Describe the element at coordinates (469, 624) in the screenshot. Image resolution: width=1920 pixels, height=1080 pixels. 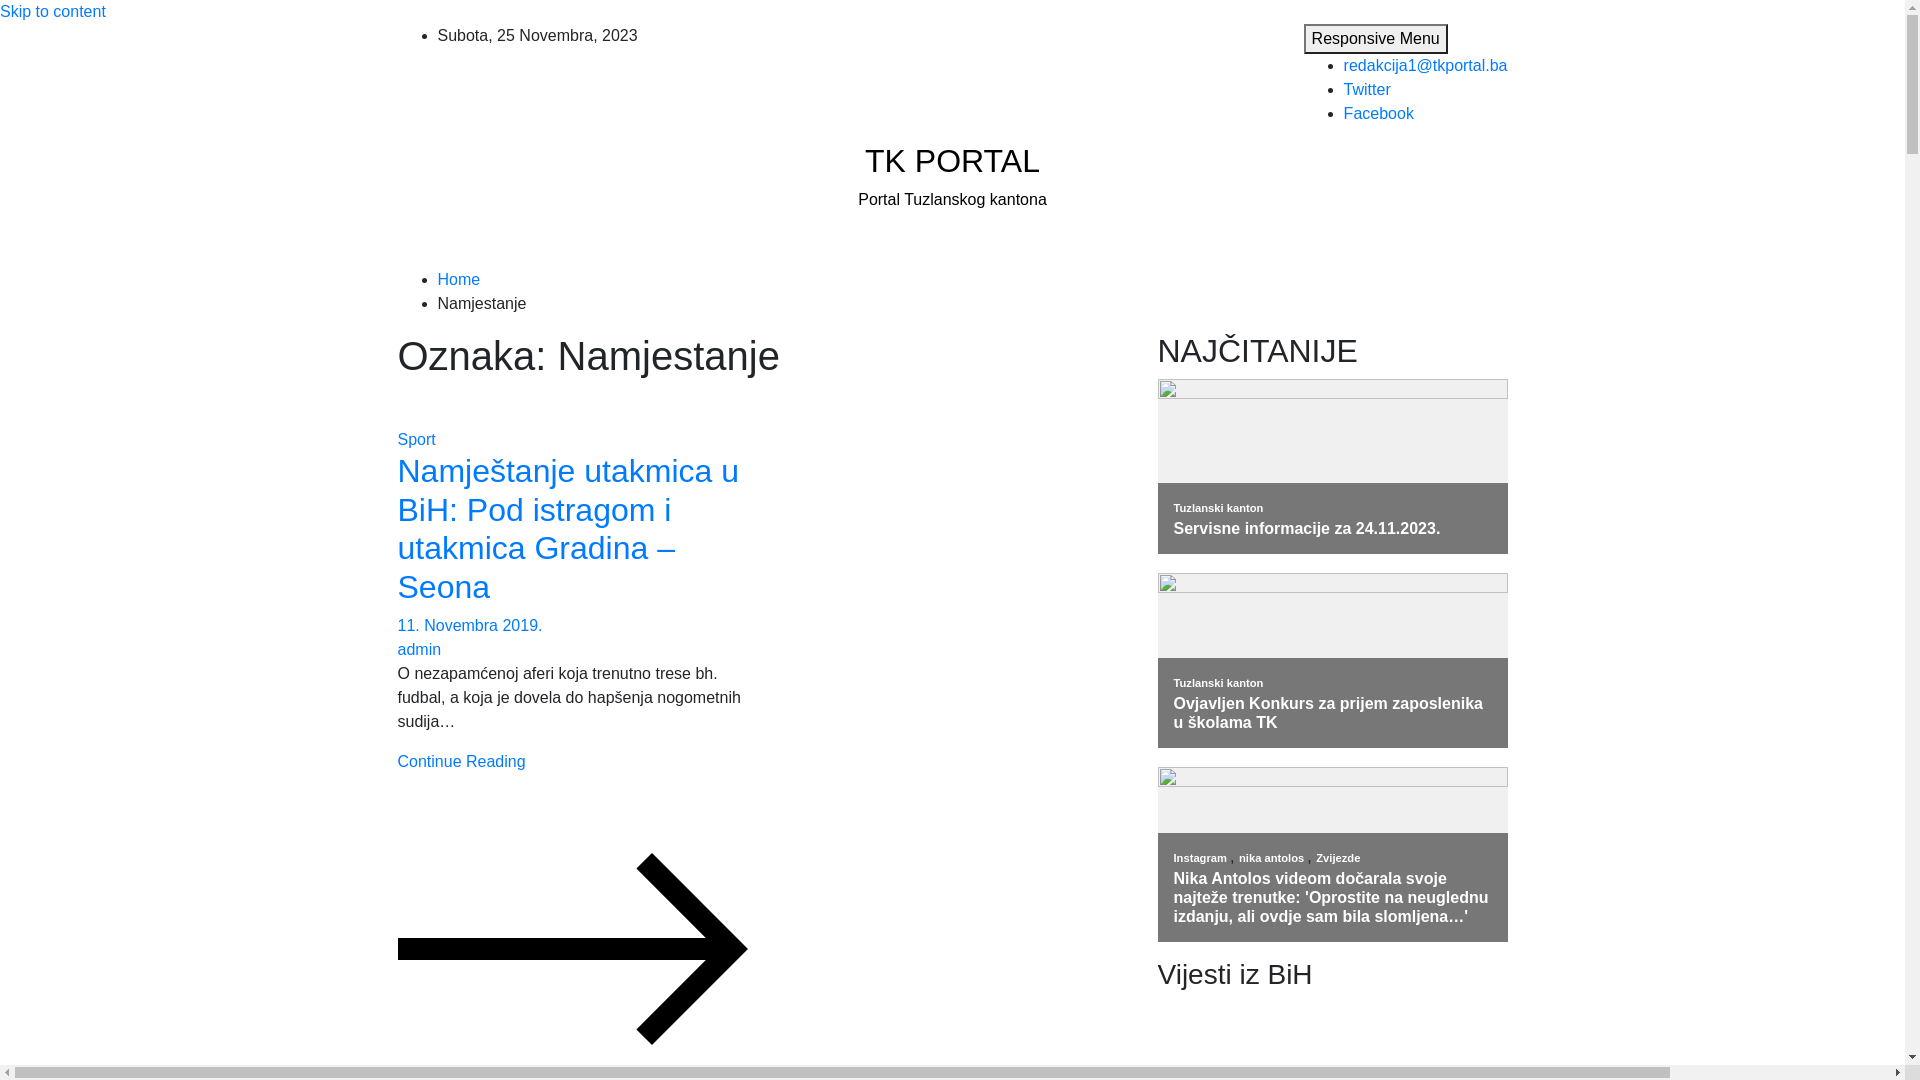
I see `'11. Novembra 2019.'` at that location.